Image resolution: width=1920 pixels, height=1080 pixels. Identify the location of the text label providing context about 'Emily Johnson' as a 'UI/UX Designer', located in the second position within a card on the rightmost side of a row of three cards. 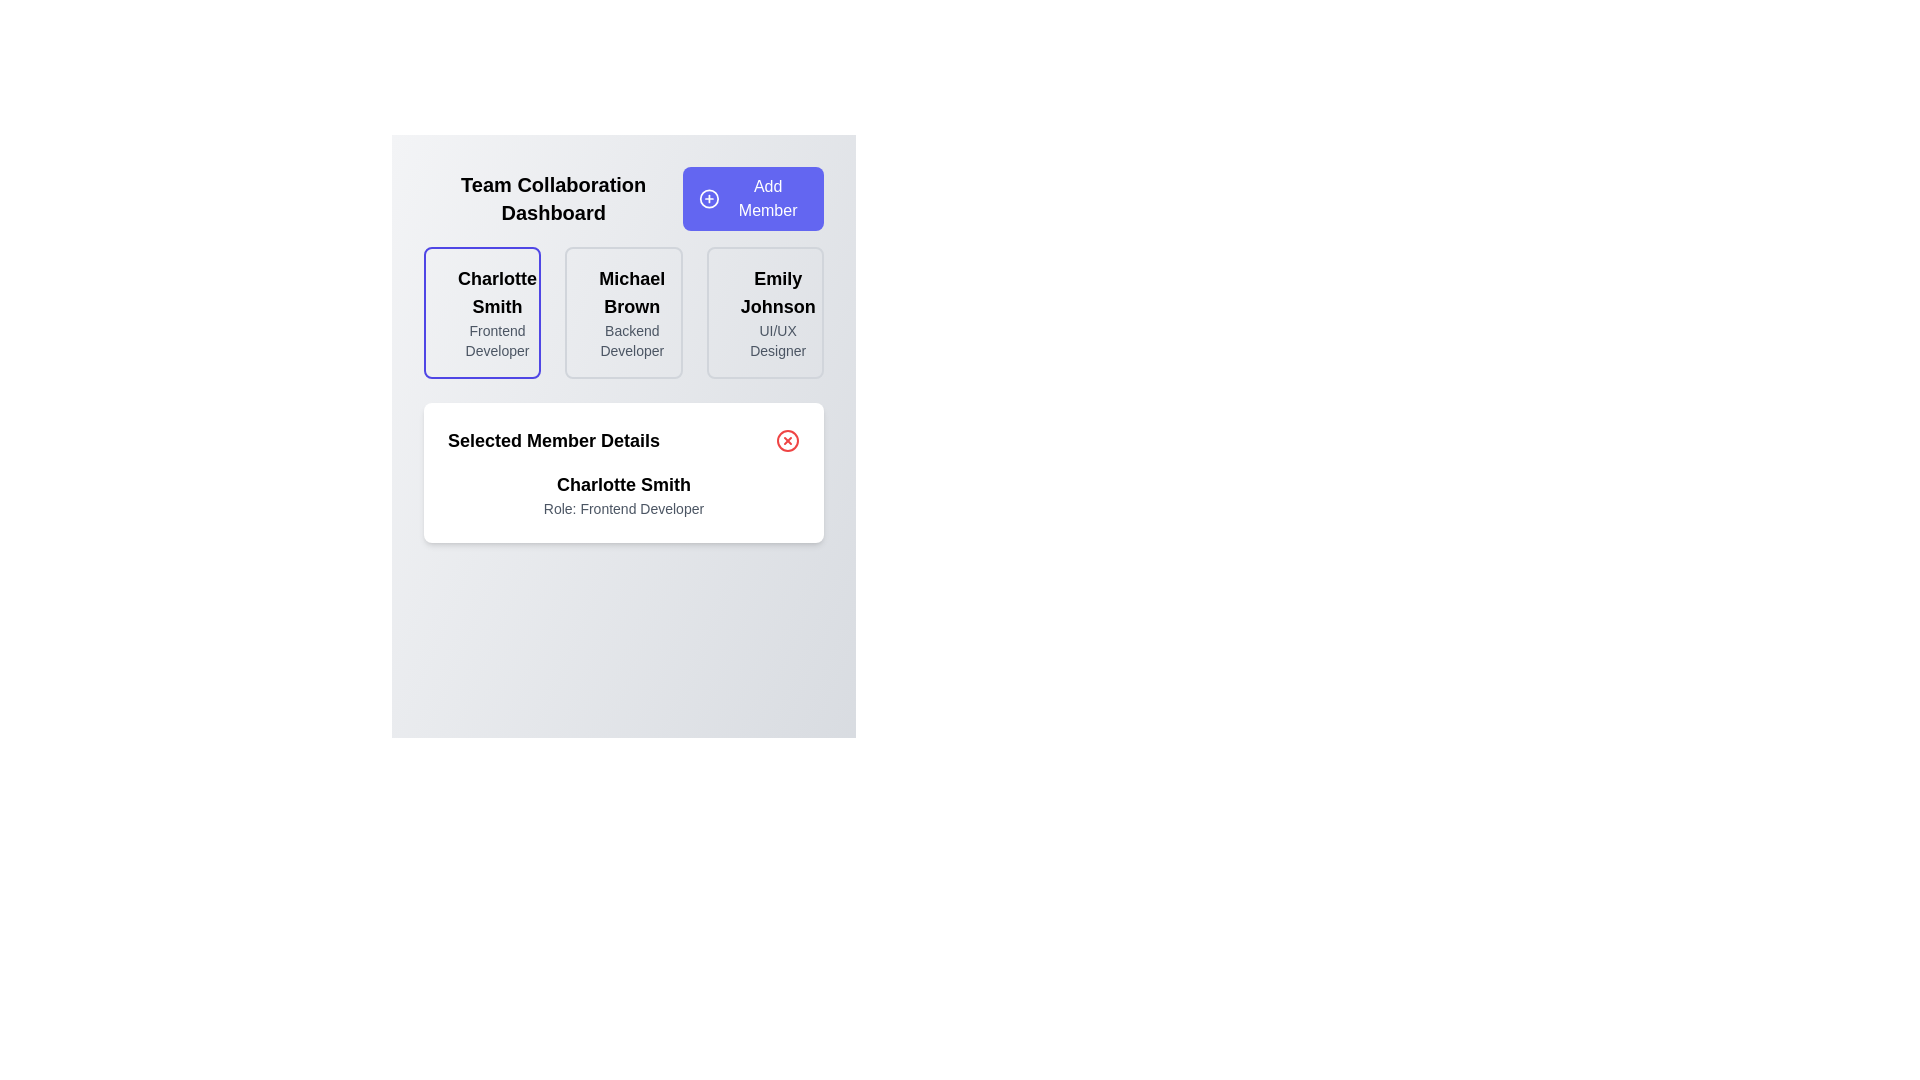
(777, 339).